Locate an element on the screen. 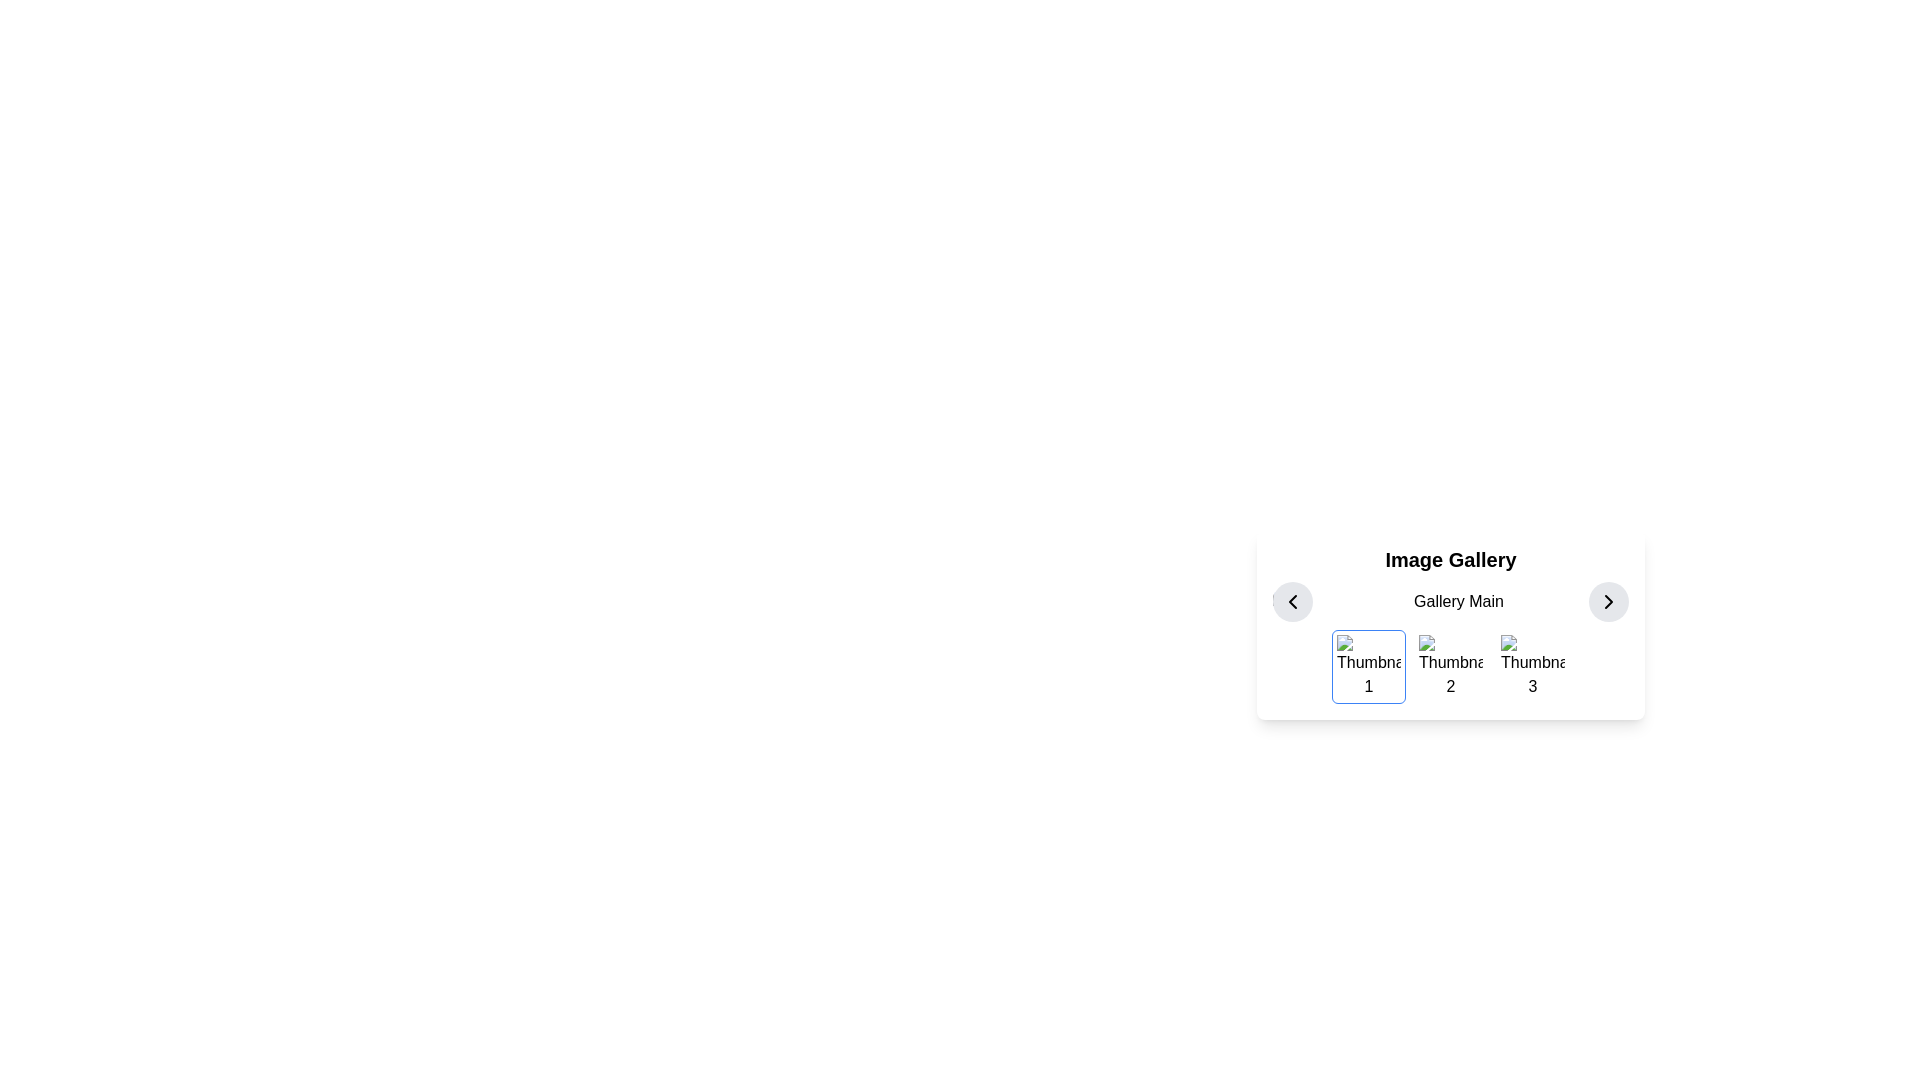 The height and width of the screenshot is (1080, 1920). the first thumbnail image labeled 'Thumbnail 1' in the 'Image Gallery' section is located at coordinates (1367, 667).